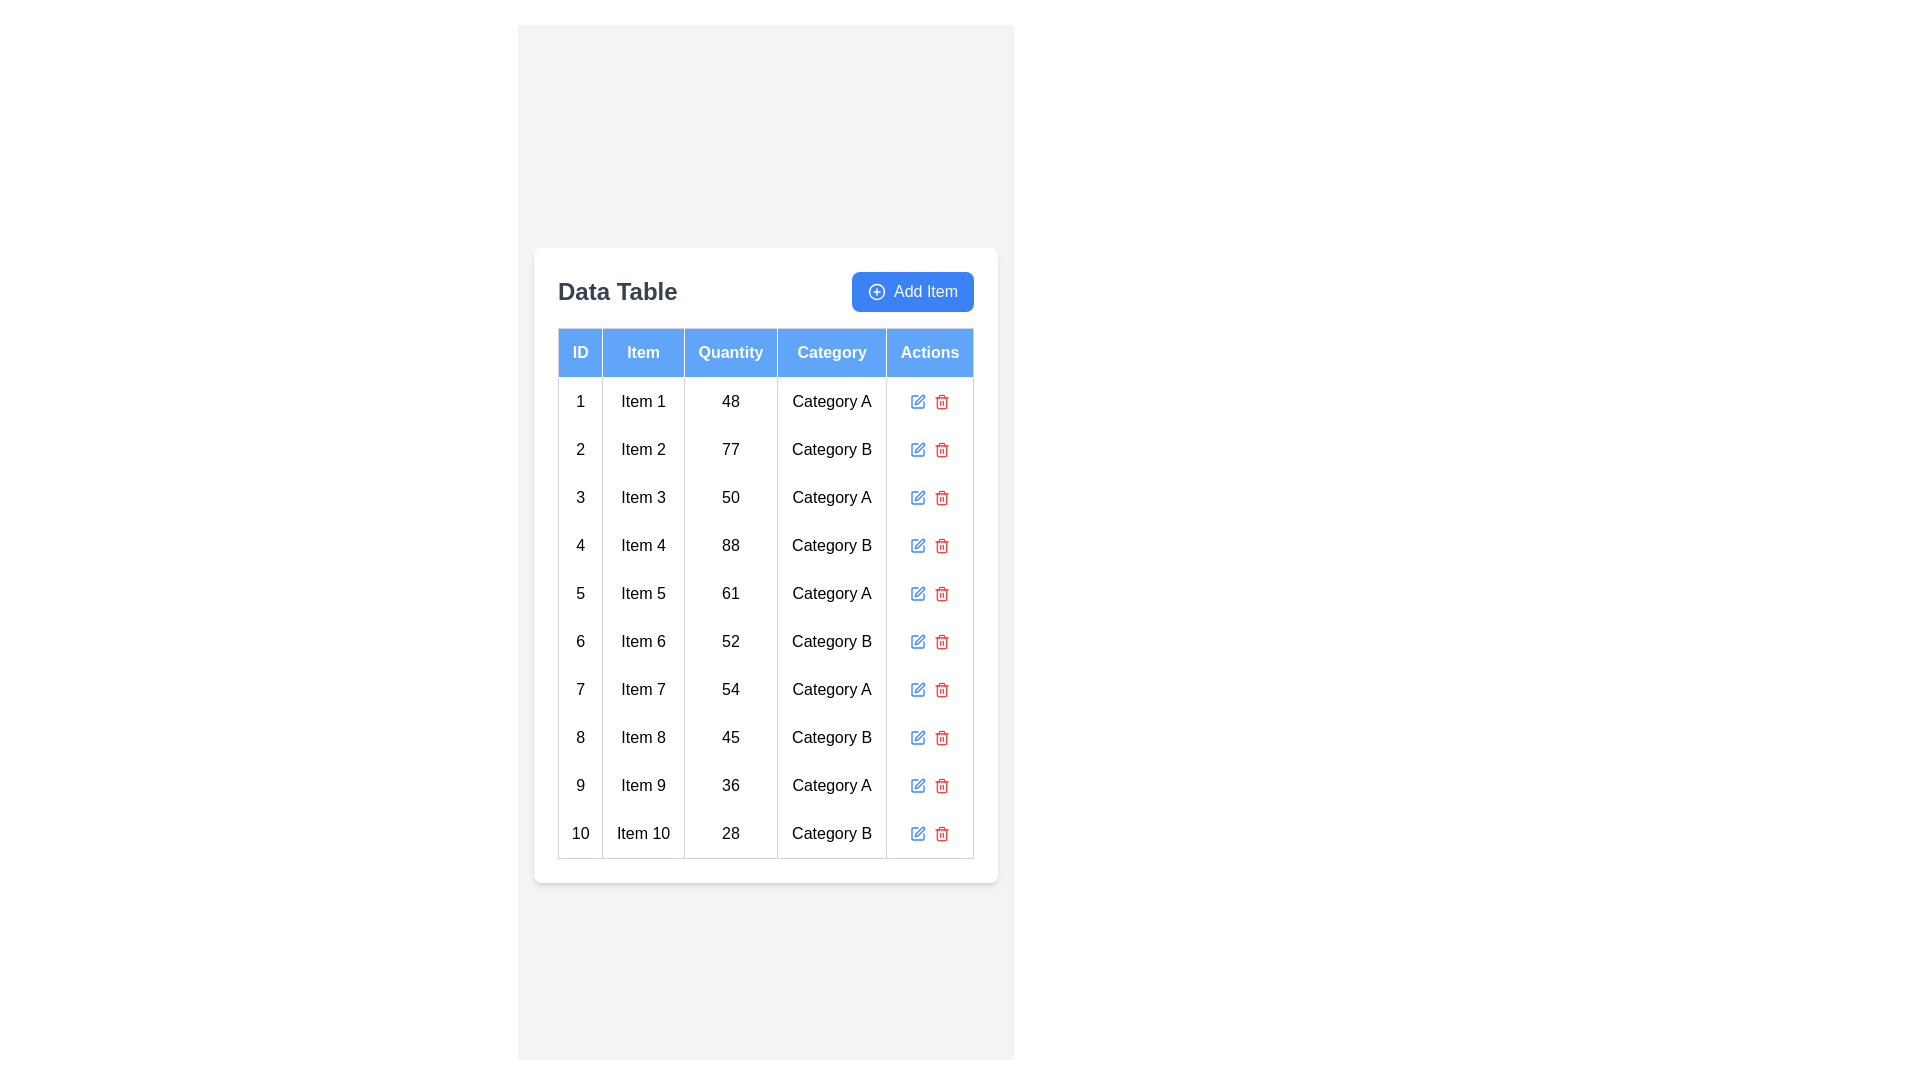 The height and width of the screenshot is (1080, 1920). What do you see at coordinates (832, 401) in the screenshot?
I see `the 'Category A' text label in the fourth column of the first row of the data table` at bounding box center [832, 401].